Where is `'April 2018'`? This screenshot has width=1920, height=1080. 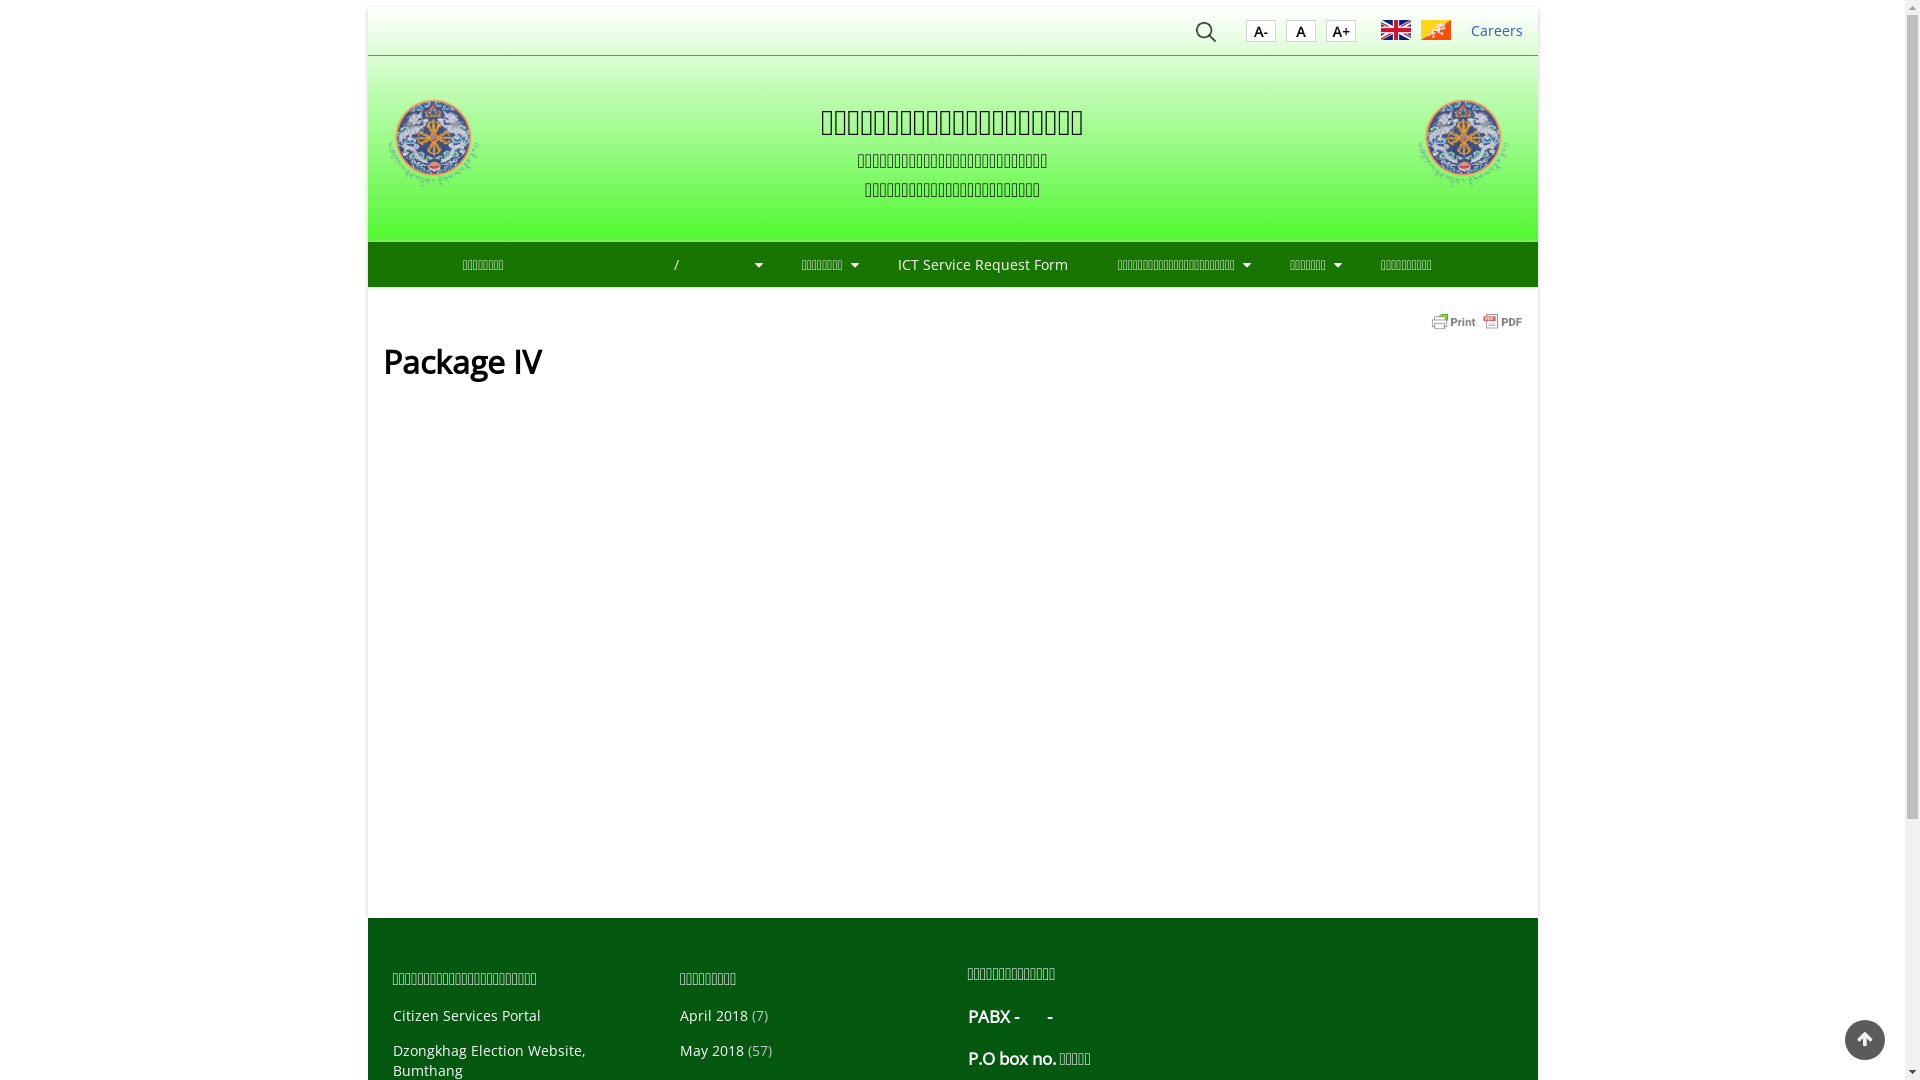
'April 2018' is located at coordinates (714, 1015).